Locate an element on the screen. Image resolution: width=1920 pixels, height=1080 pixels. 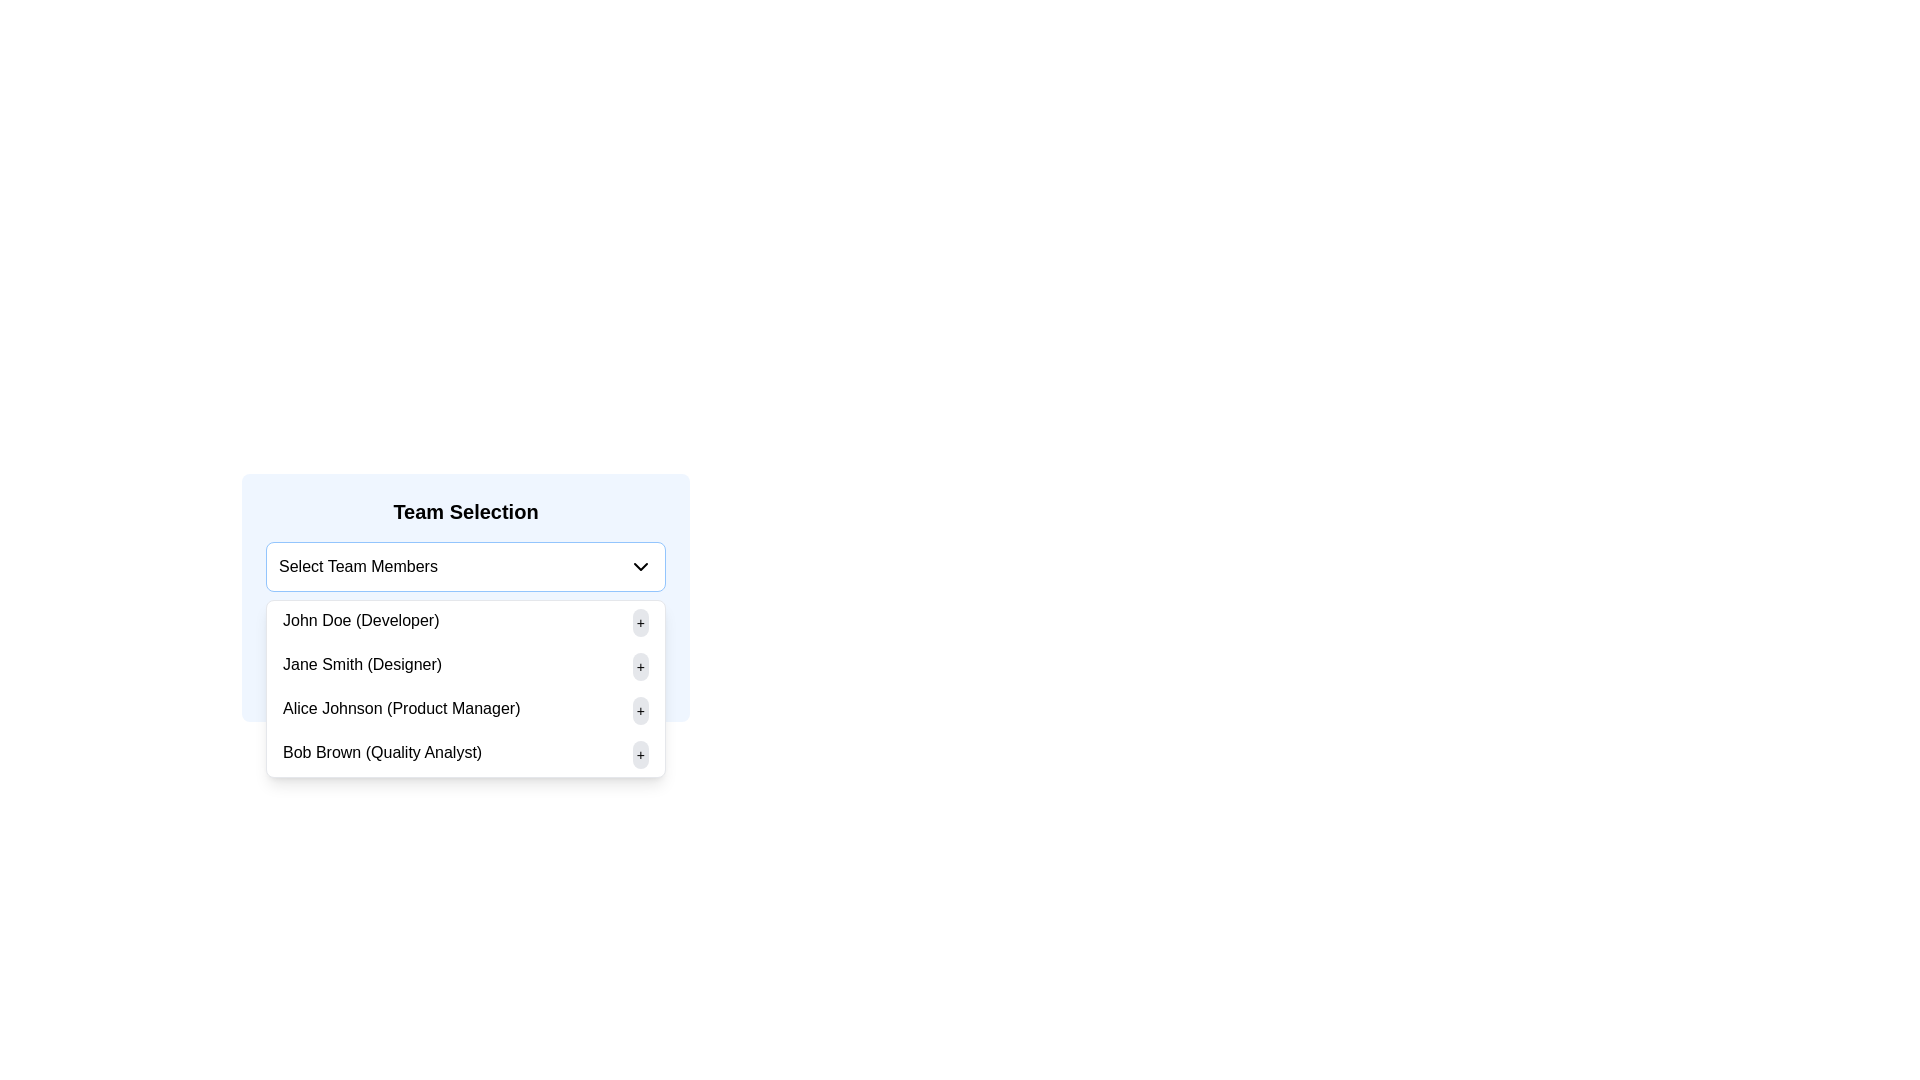
the Text Label displaying 'Bob Brown (Quality Analyst)' within the 'Team Selection' dialog, which is the fourth option in the menu is located at coordinates (382, 755).